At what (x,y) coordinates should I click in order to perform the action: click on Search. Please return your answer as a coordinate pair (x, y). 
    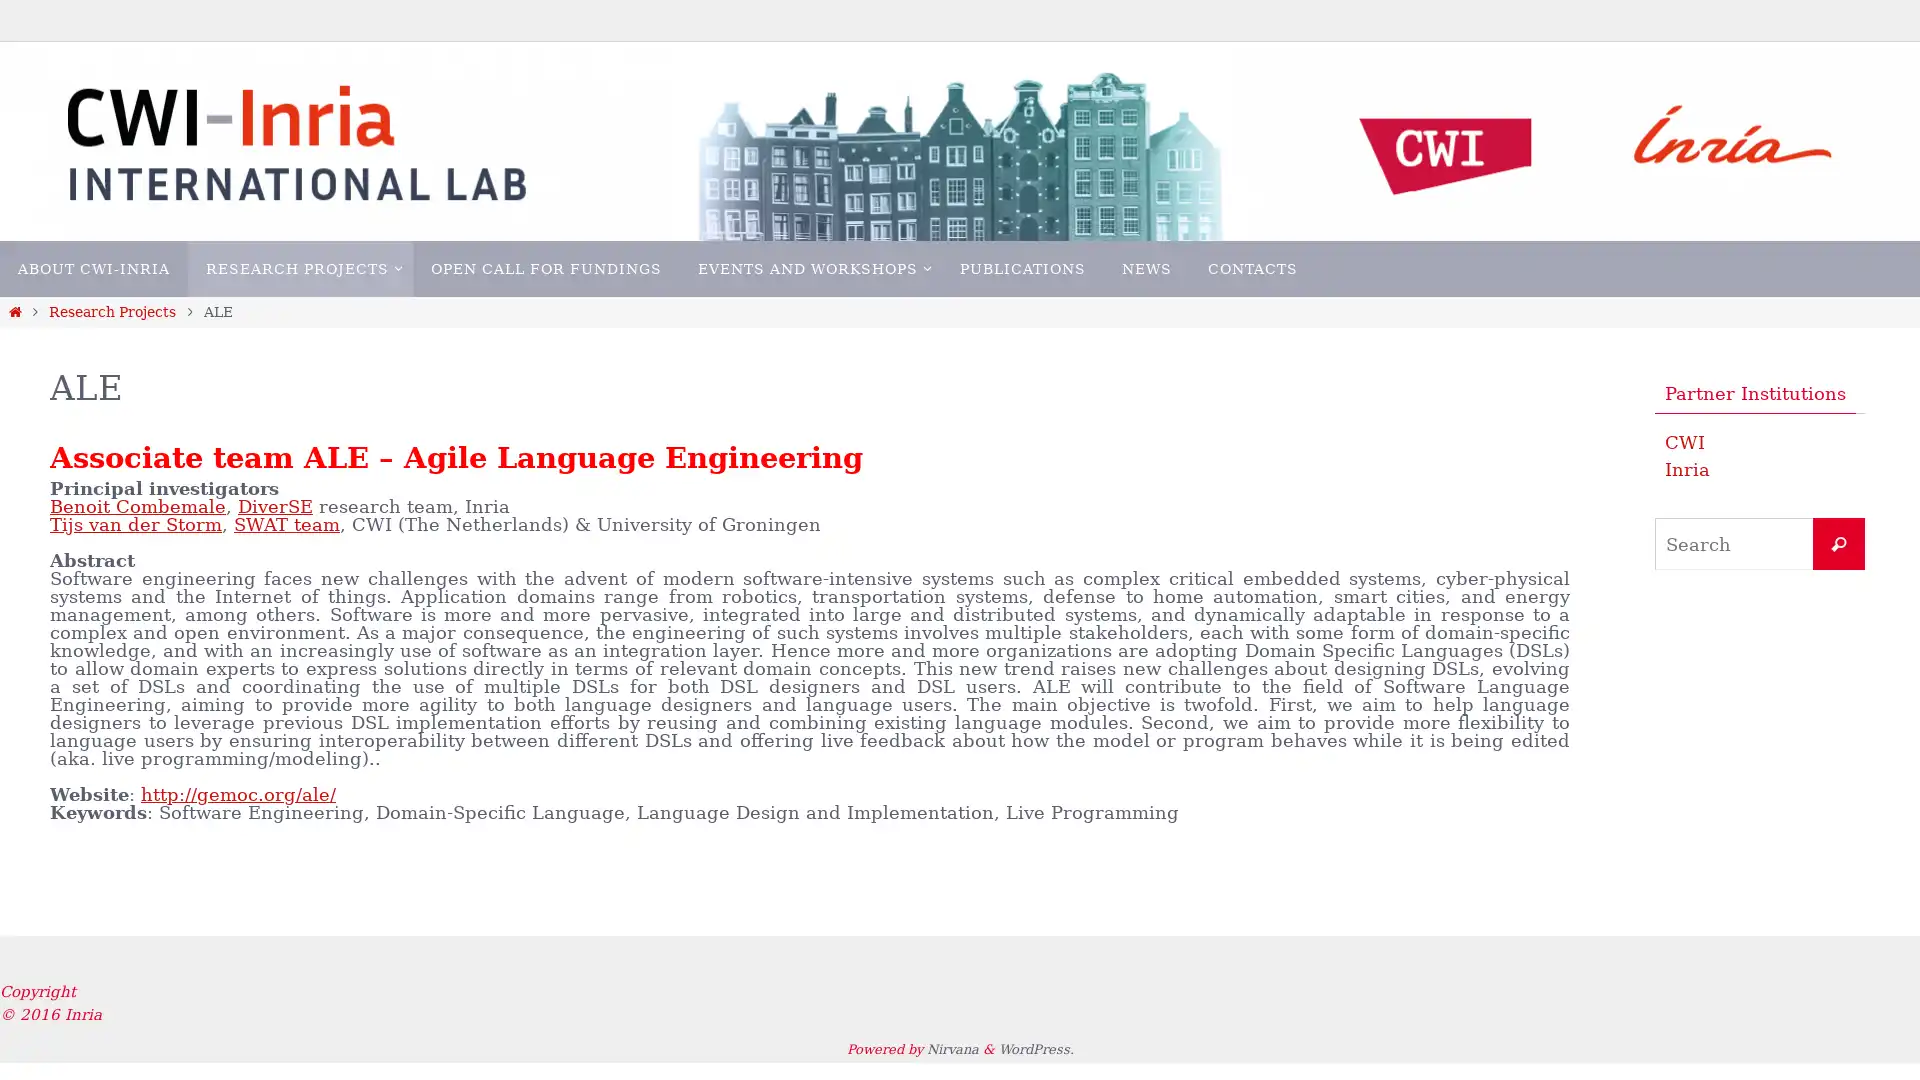
    Looking at the image, I should click on (1838, 543).